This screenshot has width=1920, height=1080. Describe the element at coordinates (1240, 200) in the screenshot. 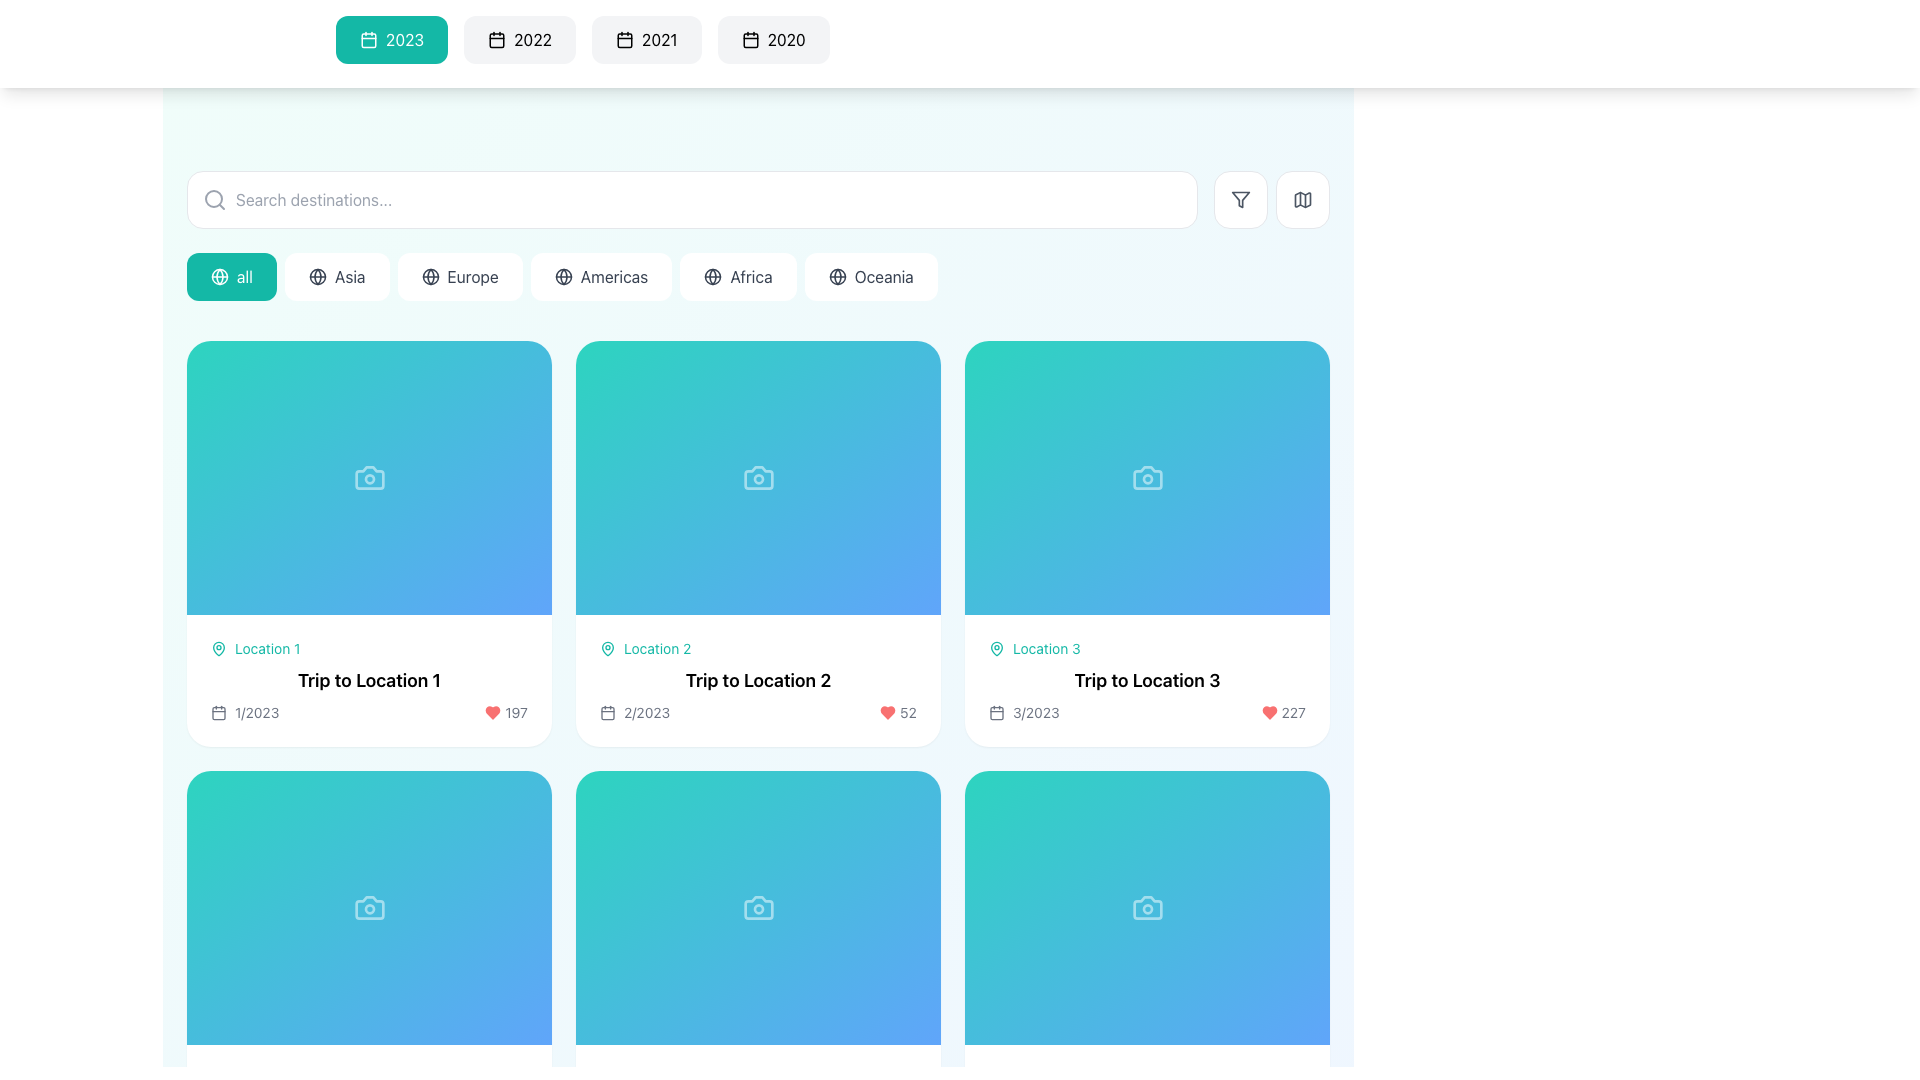

I see `the triangular-shaped funnel icon with a hollow interior, located in the top-right corner navigation bar` at that location.